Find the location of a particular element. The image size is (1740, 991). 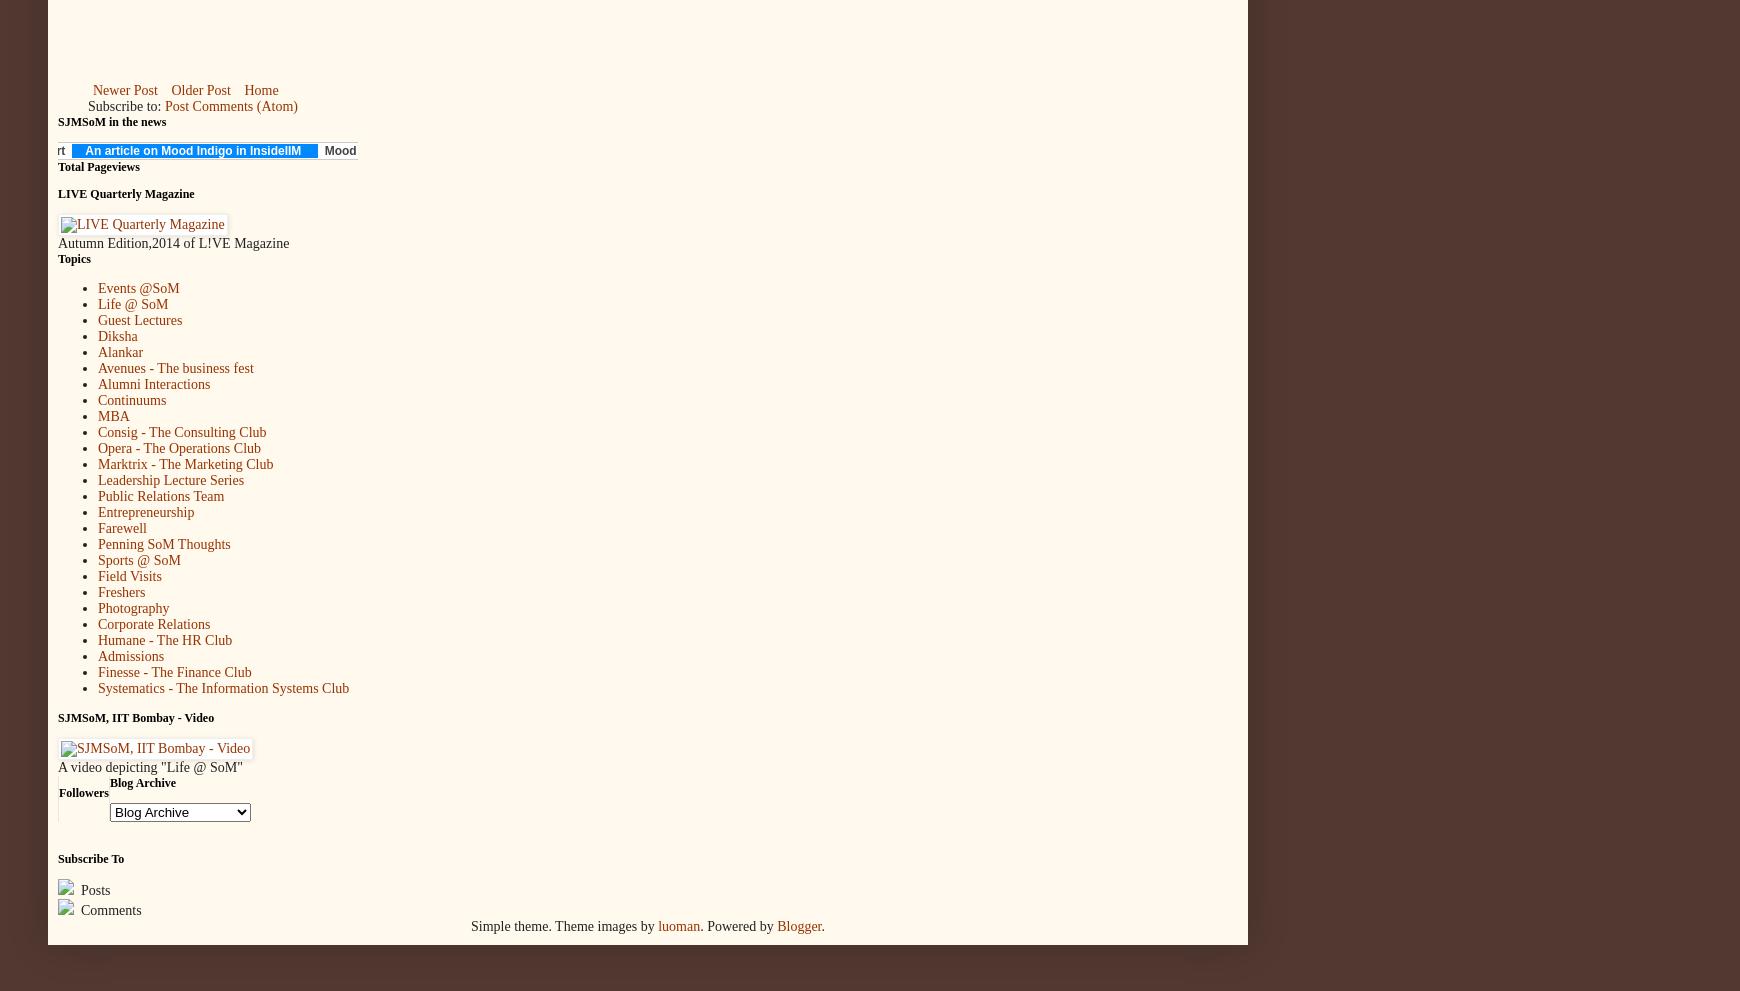

'.' is located at coordinates (823, 925).